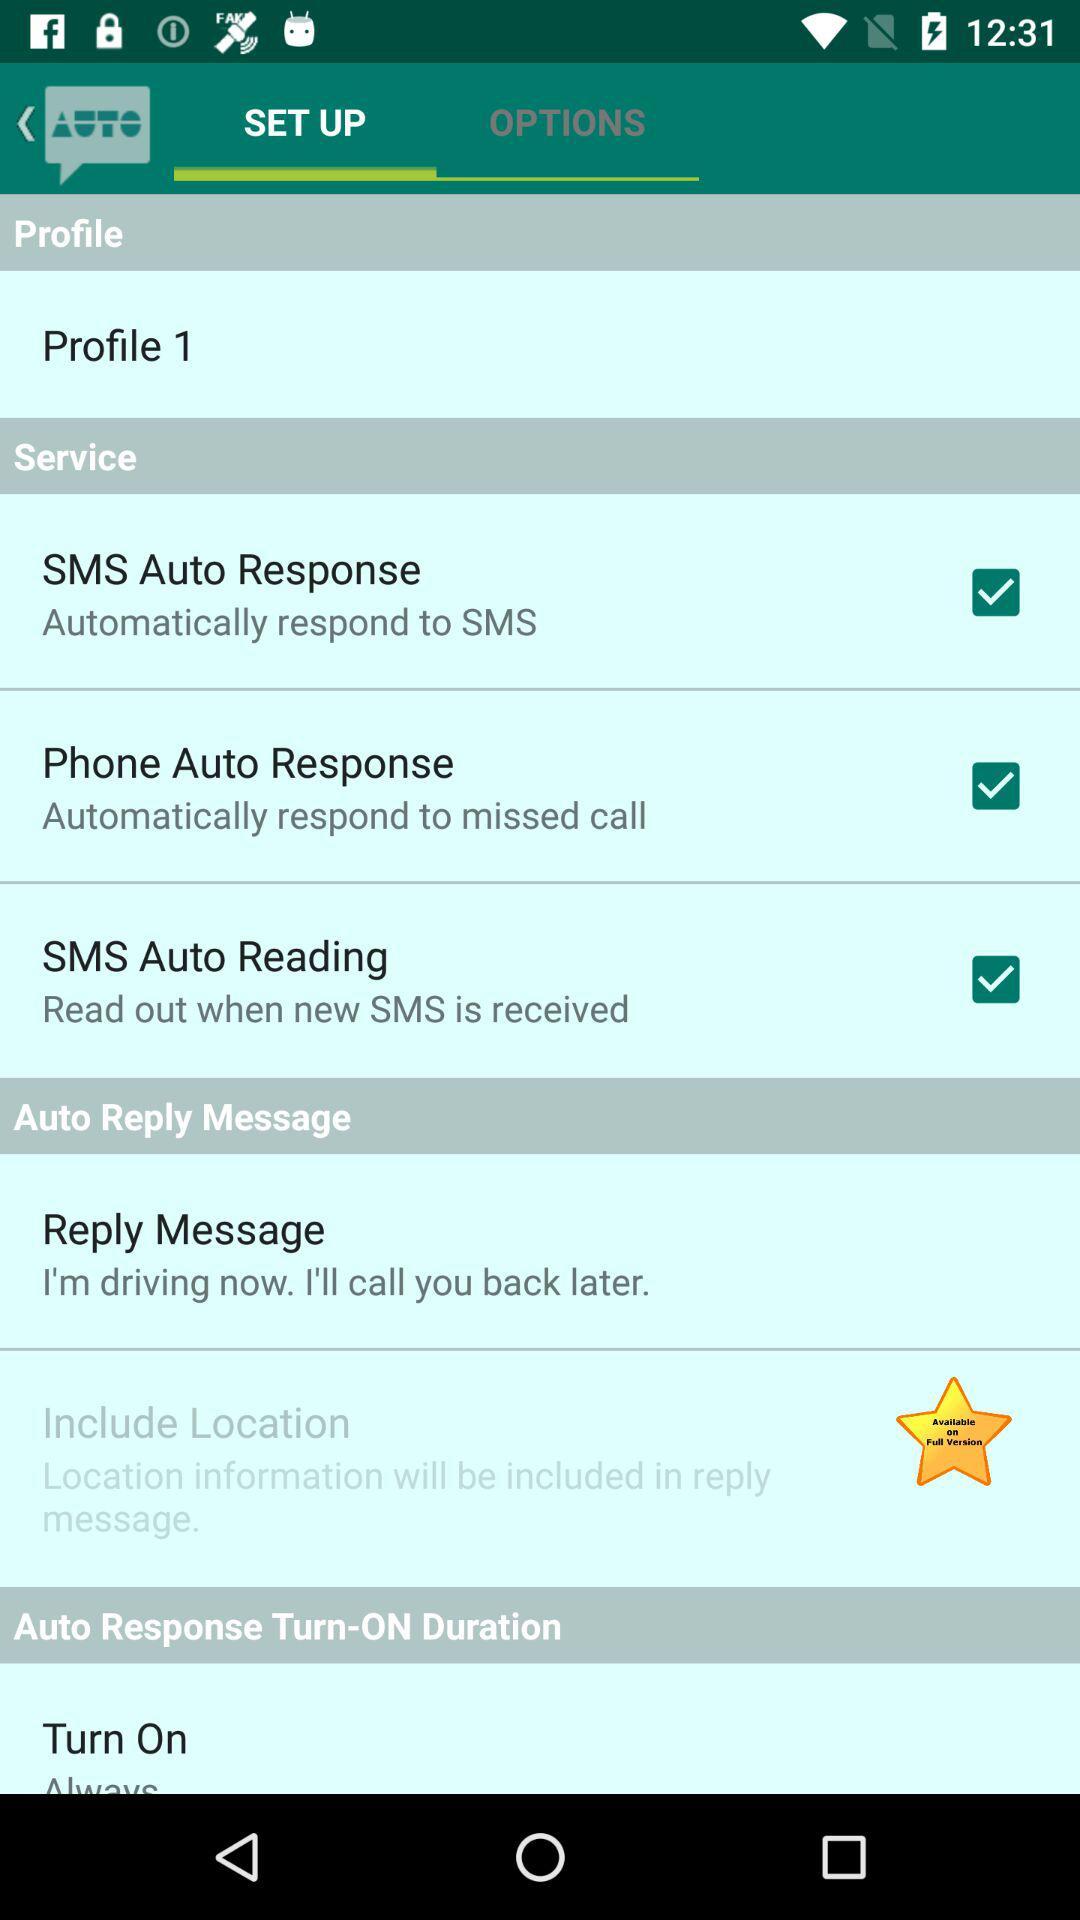 The height and width of the screenshot is (1920, 1080). Describe the element at coordinates (97, 127) in the screenshot. I see `the chat icon` at that location.